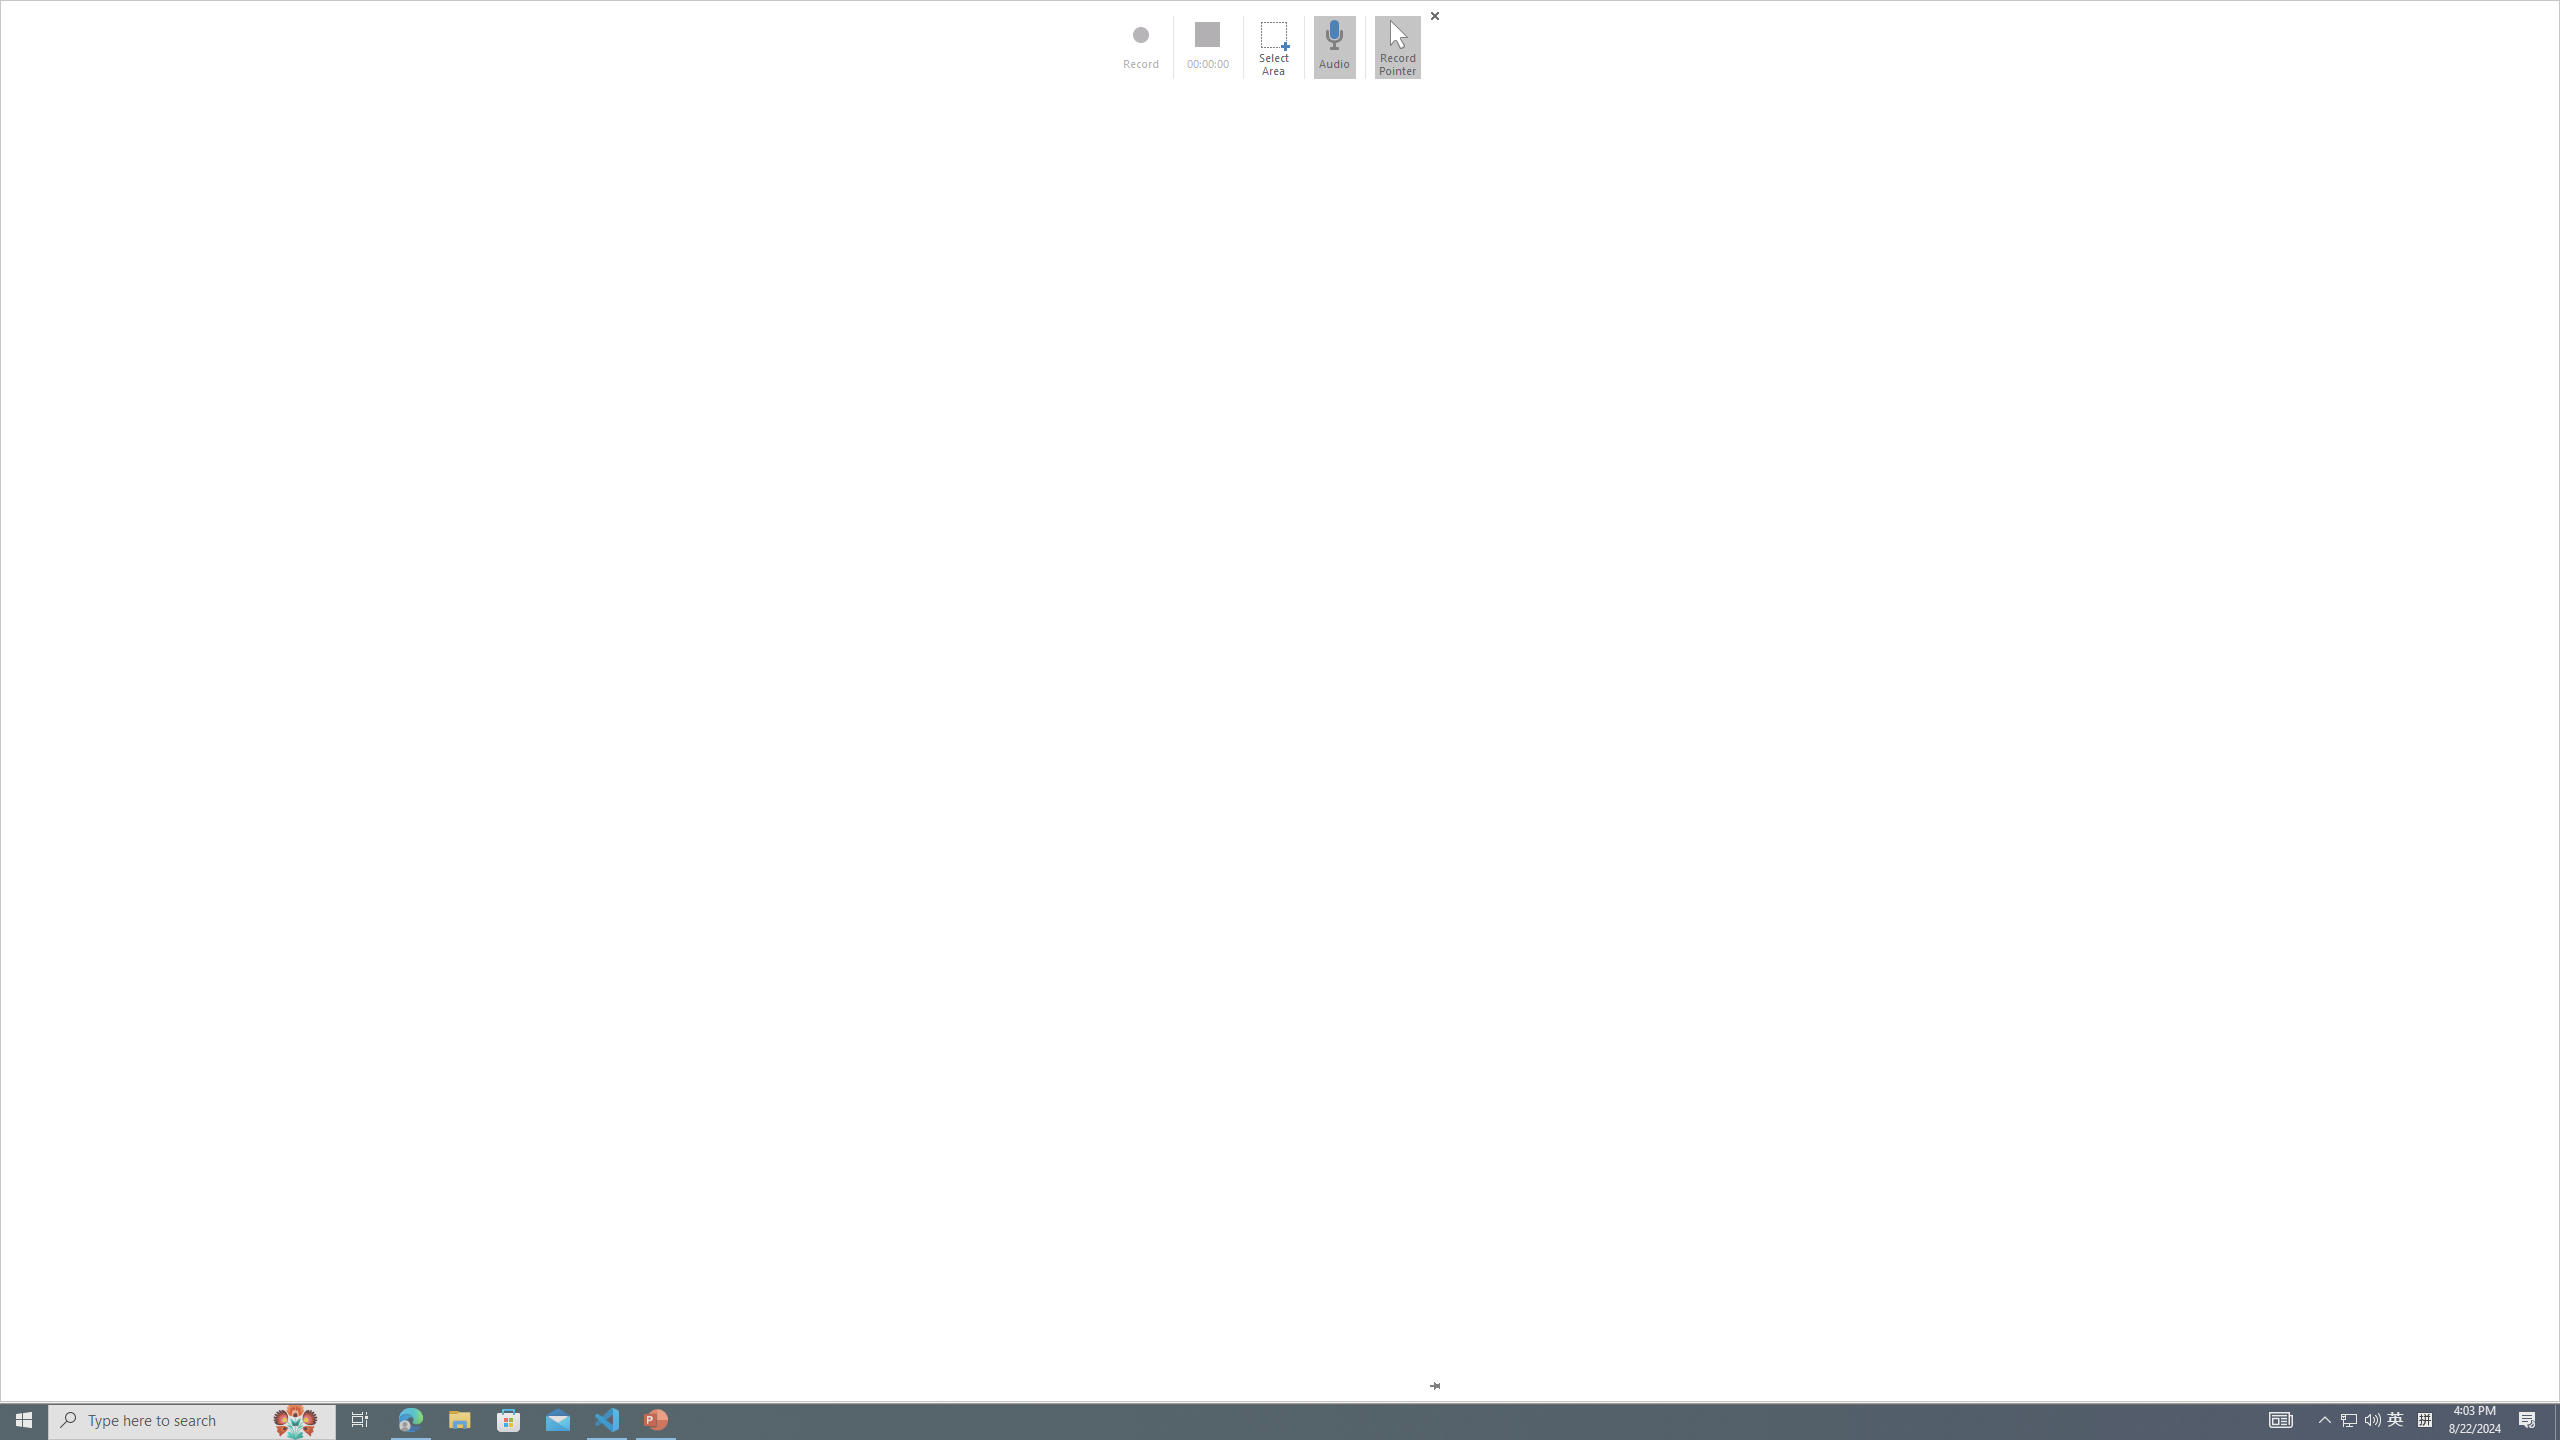 The image size is (2560, 1440). I want to click on 'Record Pointer', so click(1397, 46).